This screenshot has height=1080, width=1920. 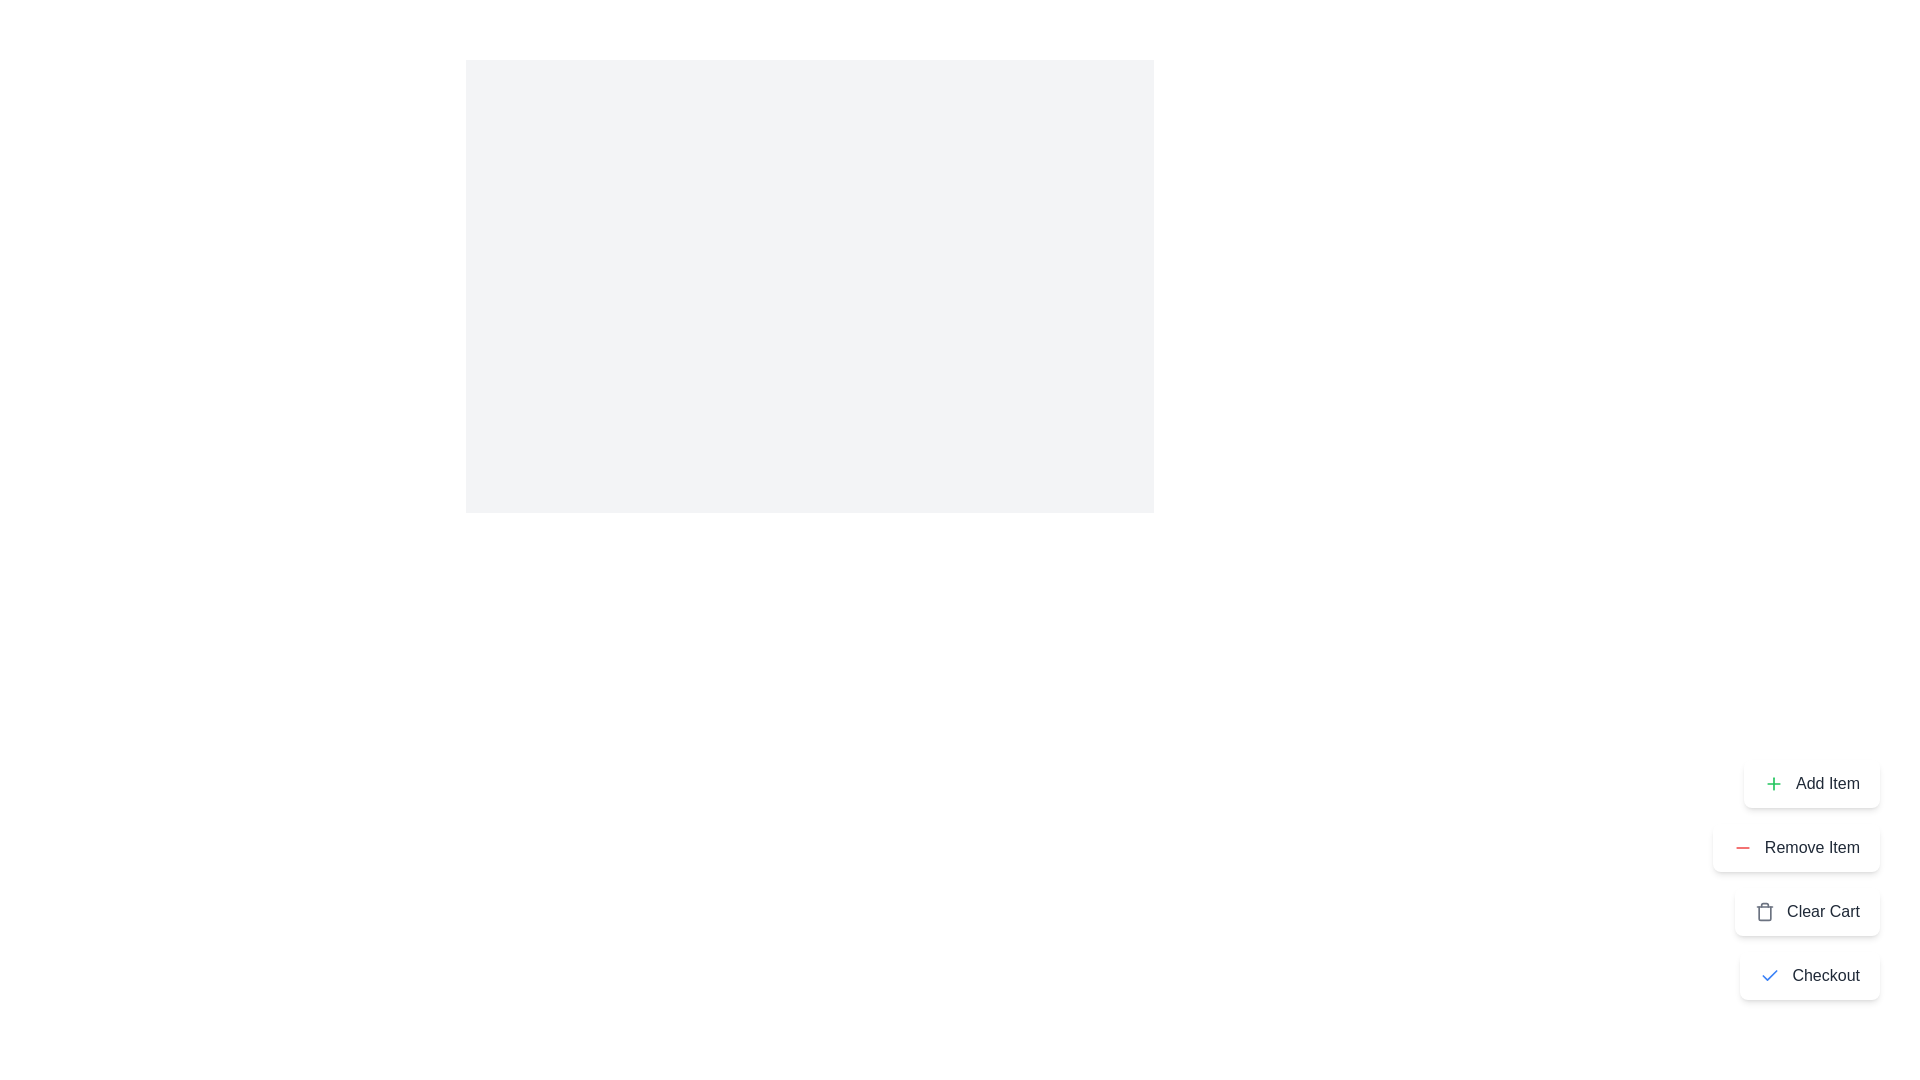 I want to click on the 'Checkout' button to proceed with the checkout process, so click(x=1809, y=974).